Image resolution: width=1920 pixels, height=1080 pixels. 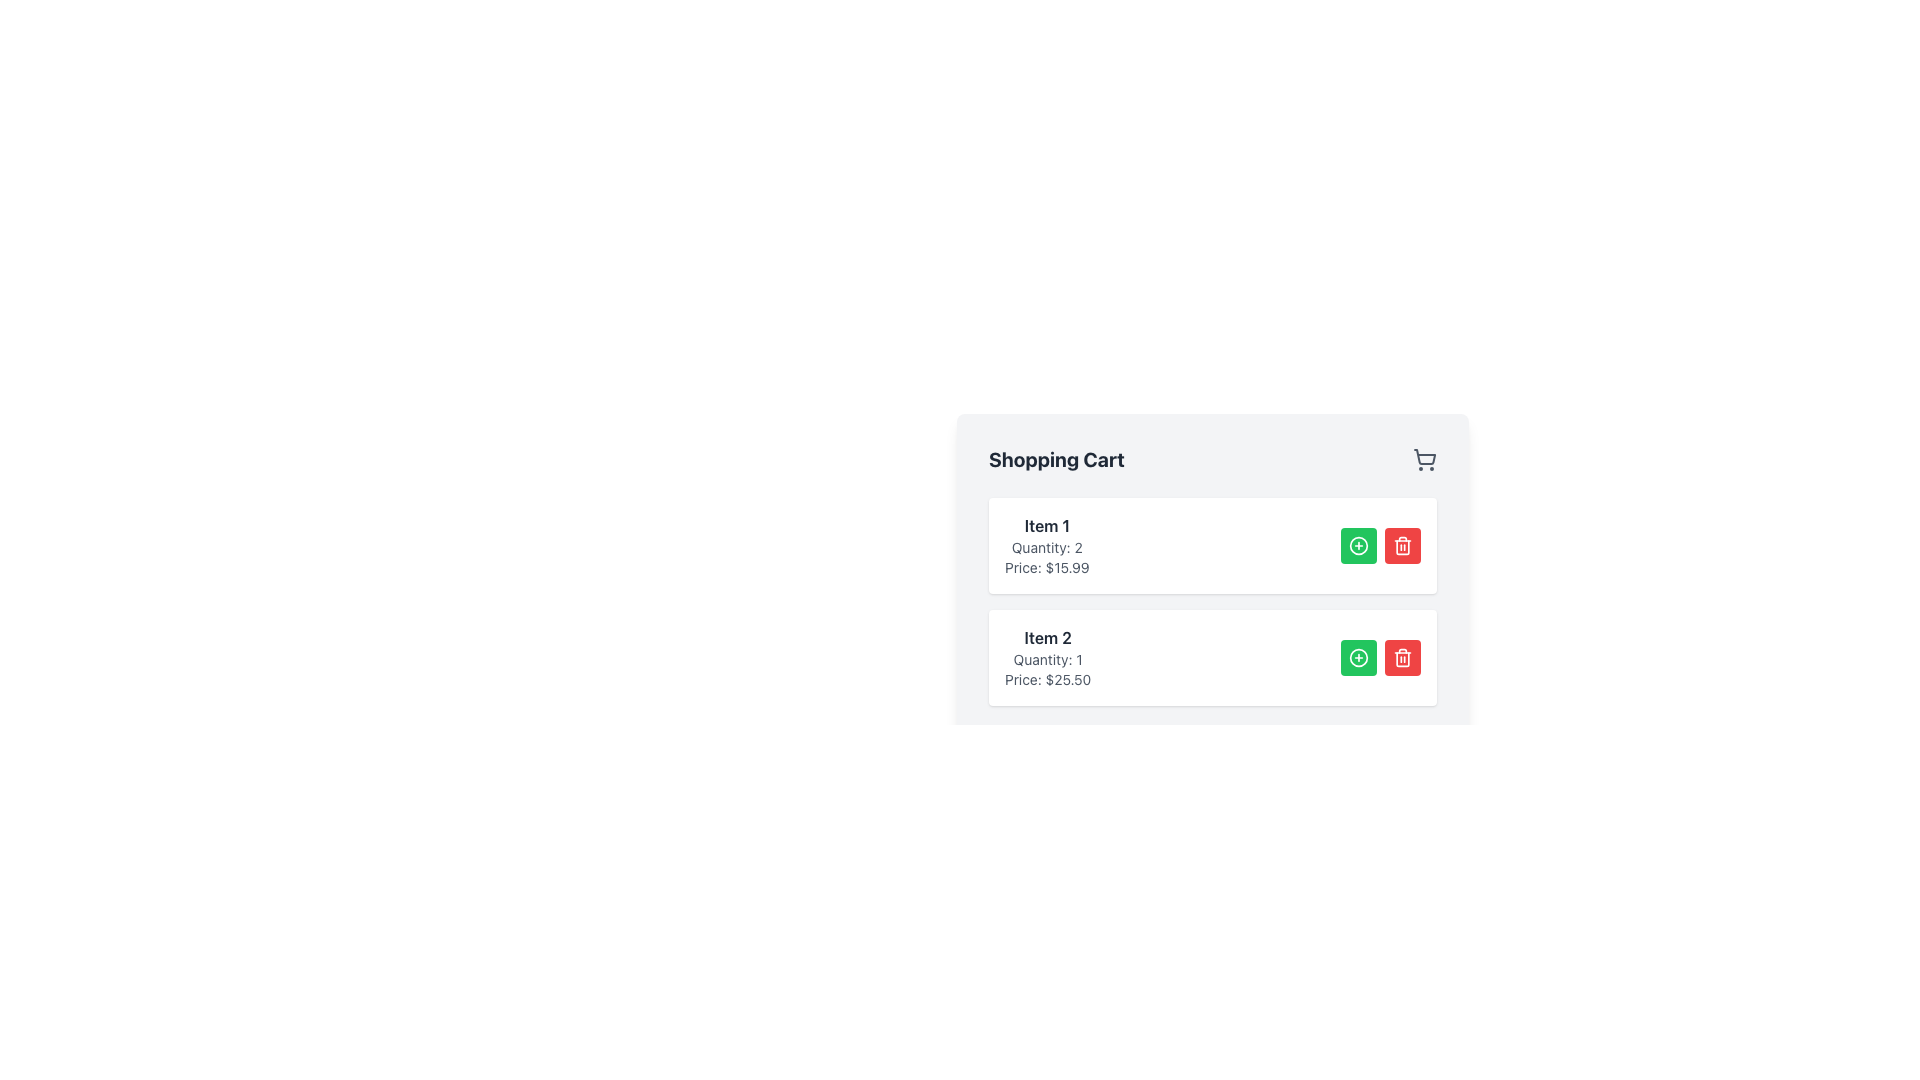 What do you see at coordinates (1046, 567) in the screenshot?
I see `the static text labeled 'Price: $15.99' which is positioned below the 'Quantity: 2' text in the shopping cart interface` at bounding box center [1046, 567].